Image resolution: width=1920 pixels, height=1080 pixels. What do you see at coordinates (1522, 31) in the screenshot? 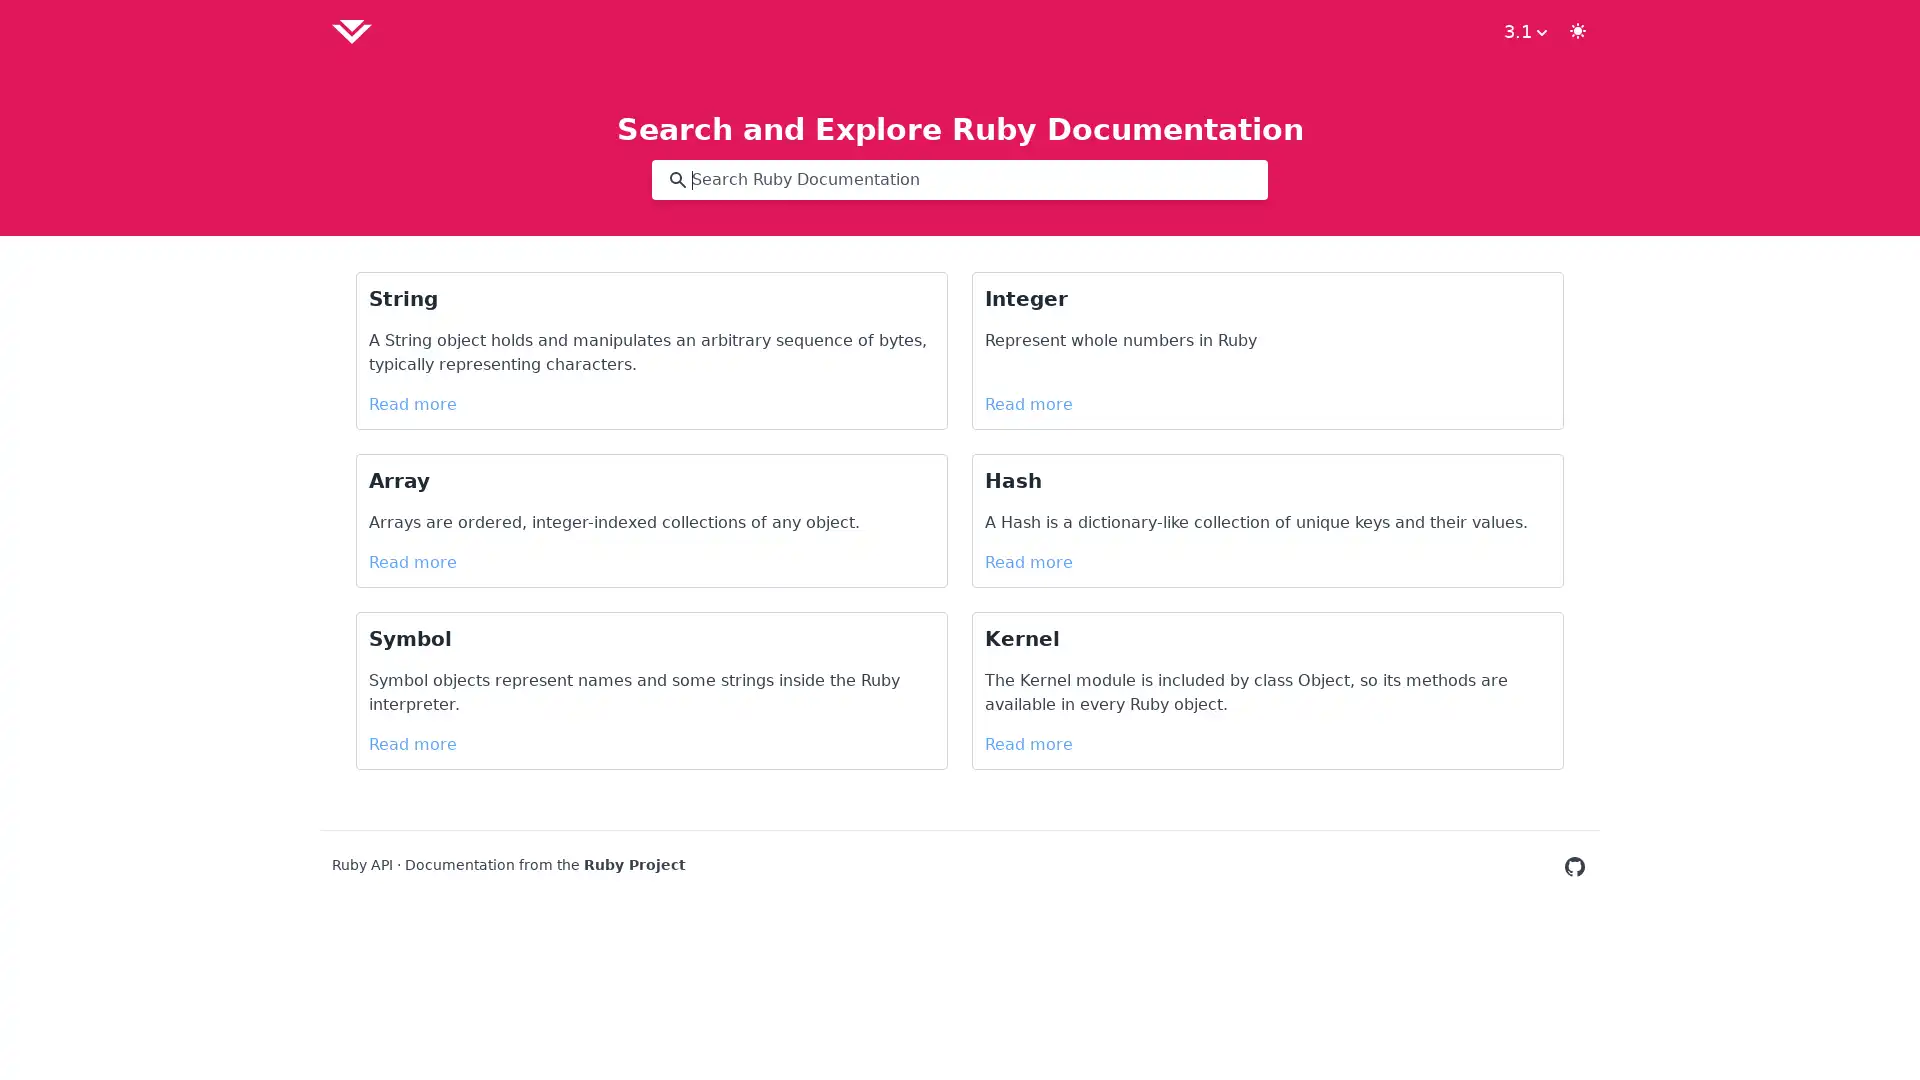
I see `Show github links` at bounding box center [1522, 31].